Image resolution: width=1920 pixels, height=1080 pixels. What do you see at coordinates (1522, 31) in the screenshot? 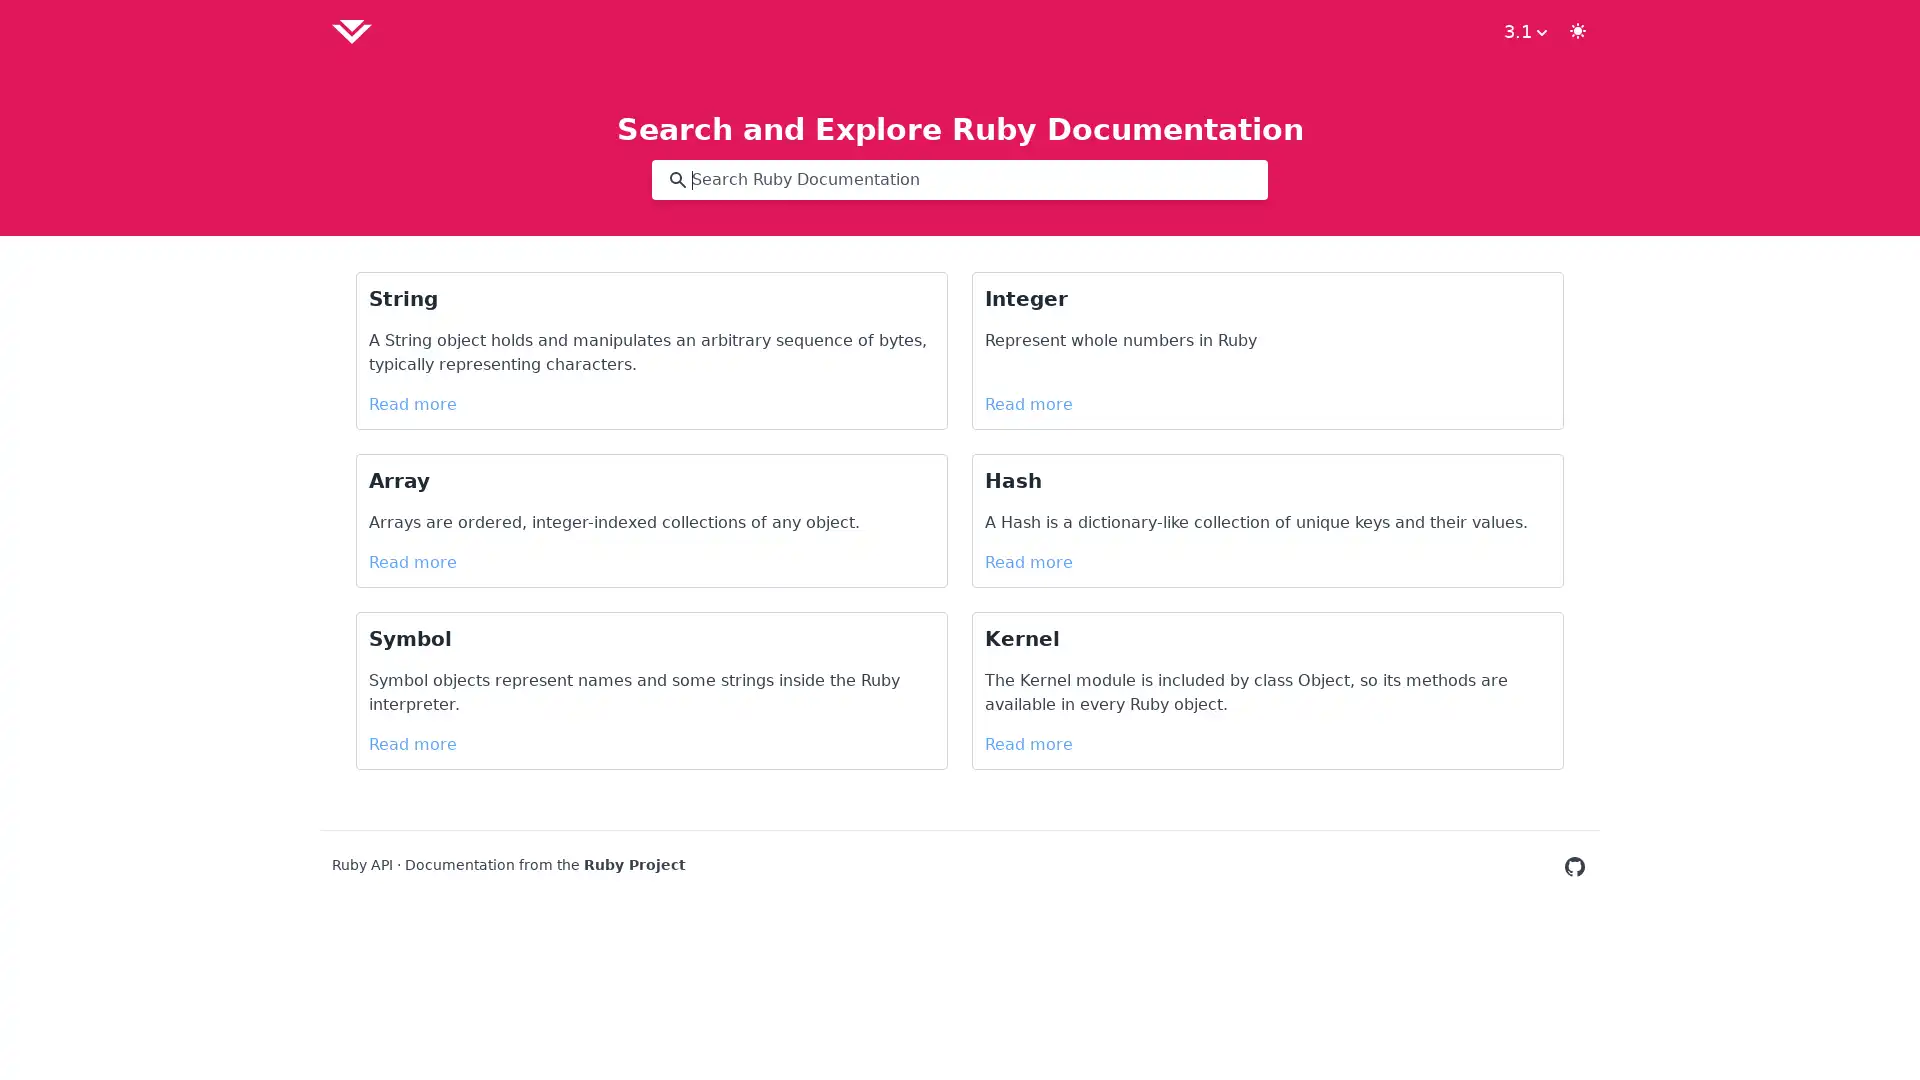
I see `Show github links` at bounding box center [1522, 31].